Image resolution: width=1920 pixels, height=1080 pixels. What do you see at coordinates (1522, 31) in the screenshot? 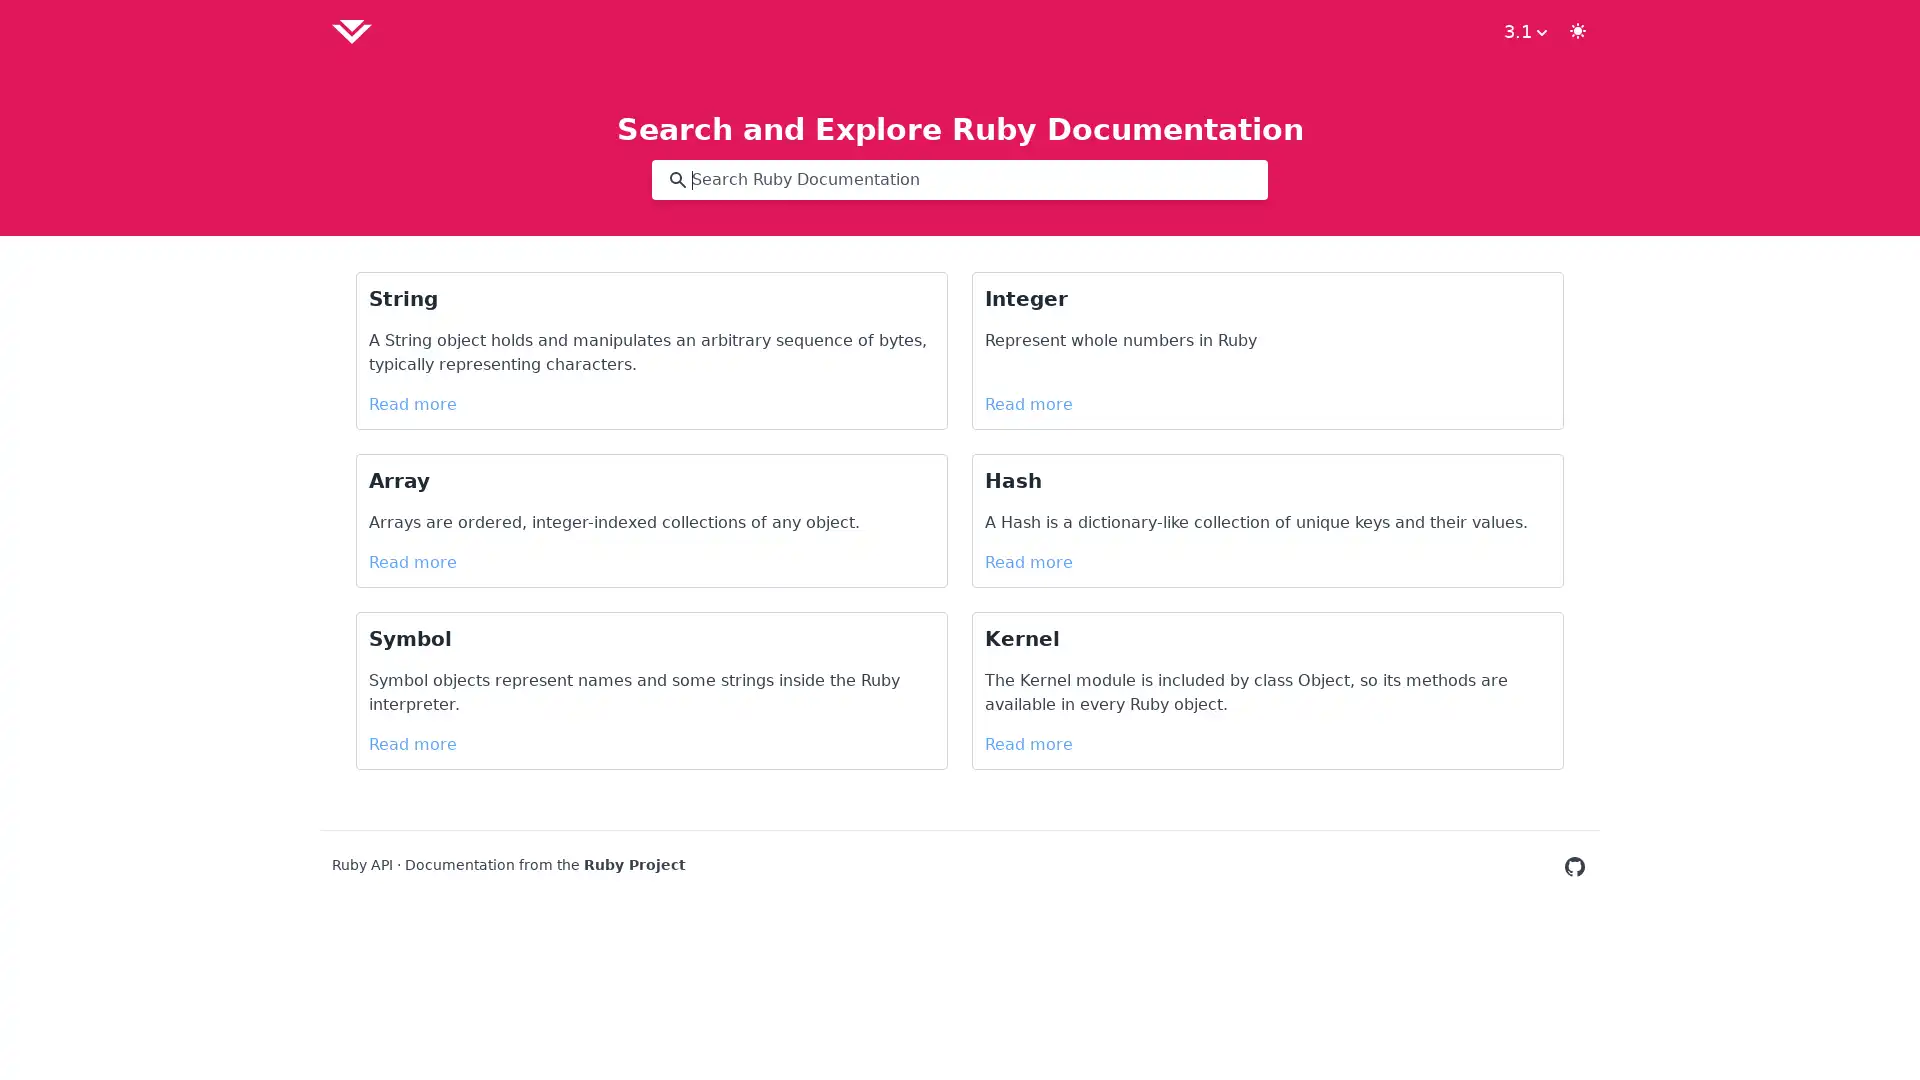
I see `Show github links` at bounding box center [1522, 31].